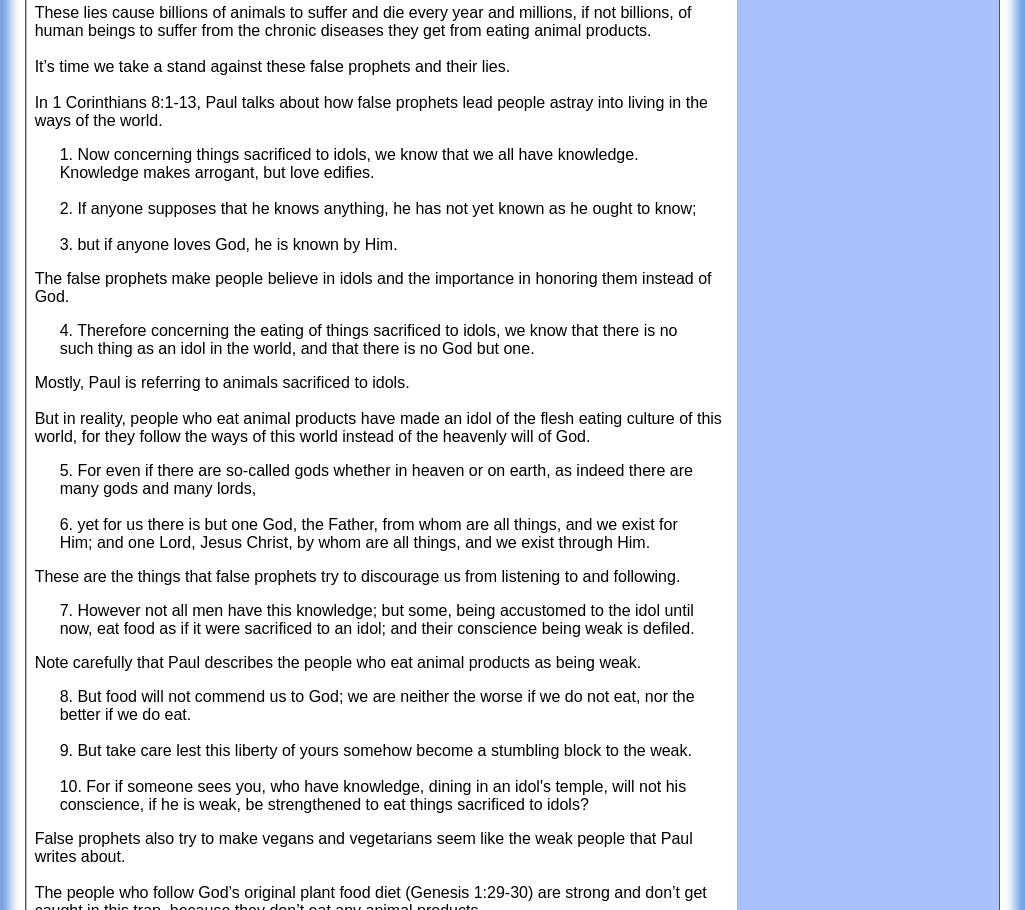 The width and height of the screenshot is (1025, 910). I want to click on 'But in reality, people who eat animal products have made an idol of the 
	flesh eating culture of this world, for they follow the ways of this world 
	instead of the heavenly will of God.', so click(377, 427).